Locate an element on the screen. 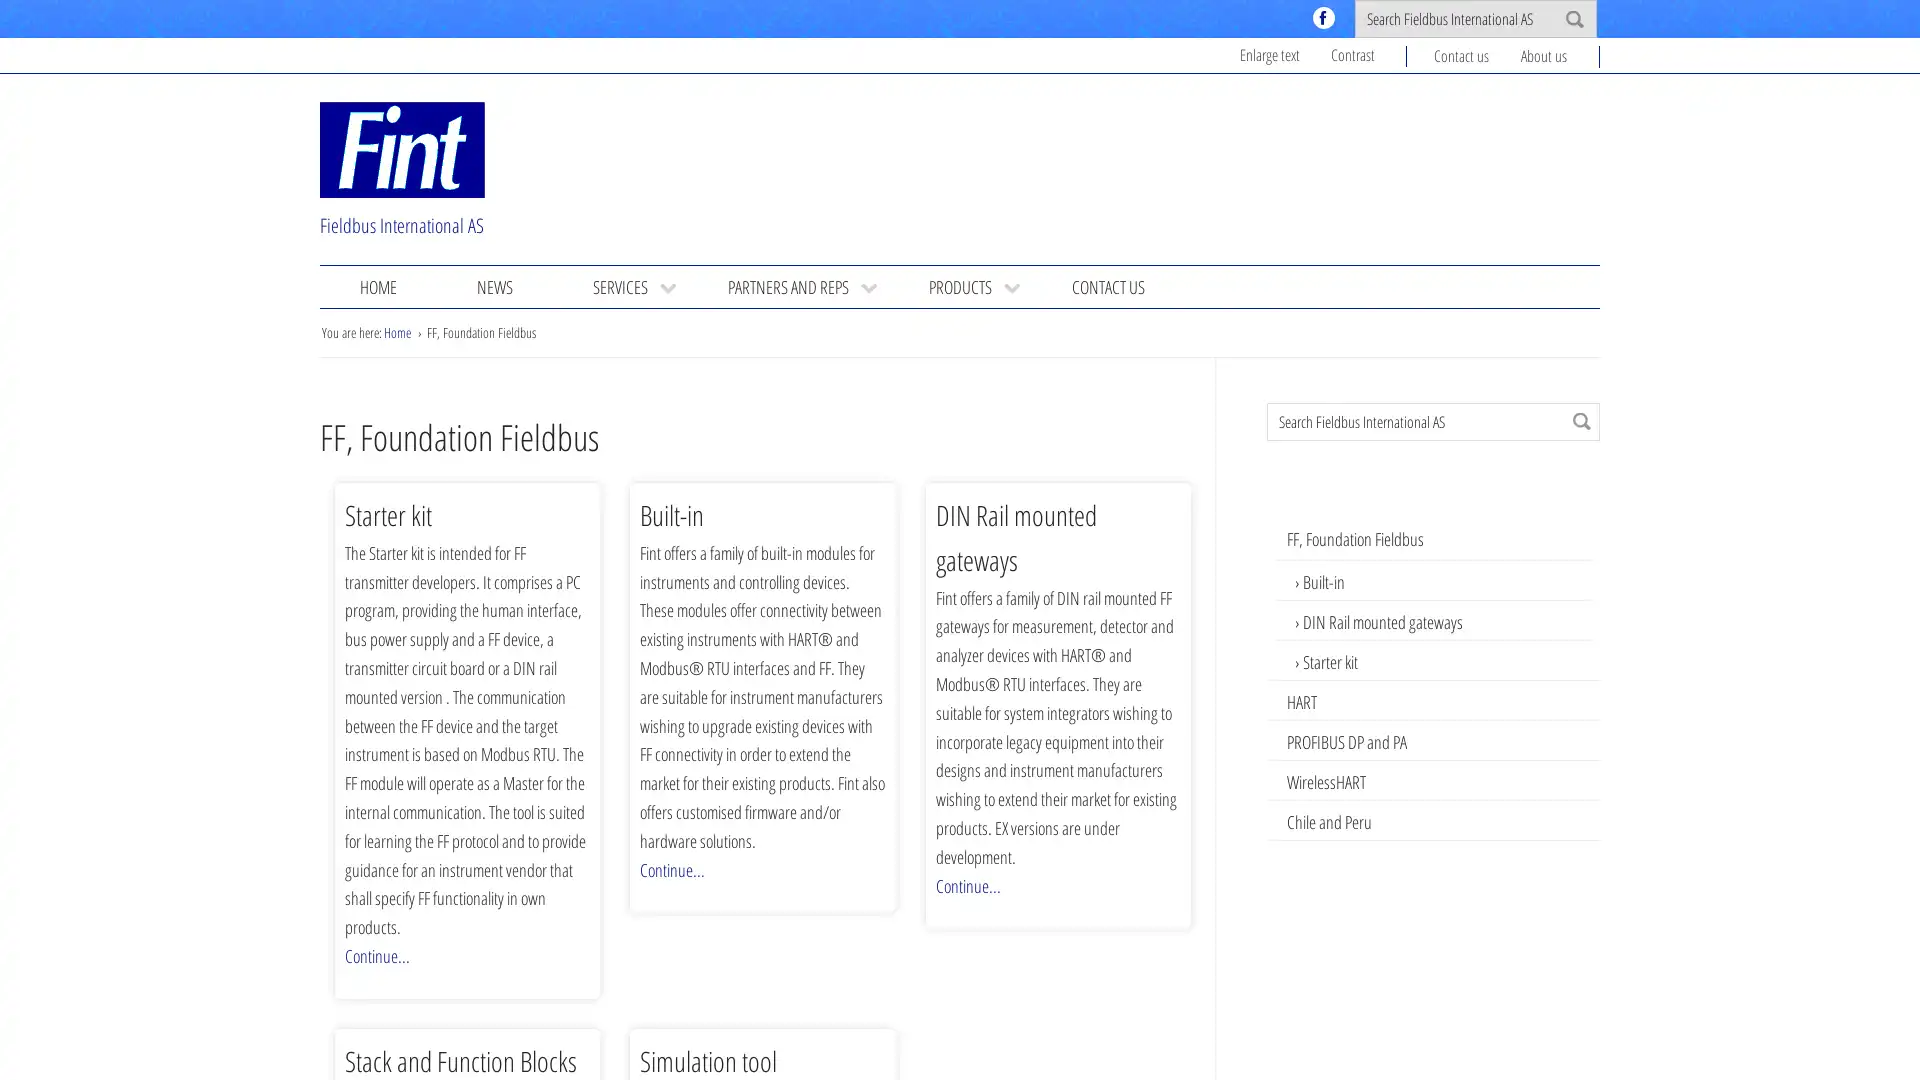  Search is located at coordinates (1581, 419).